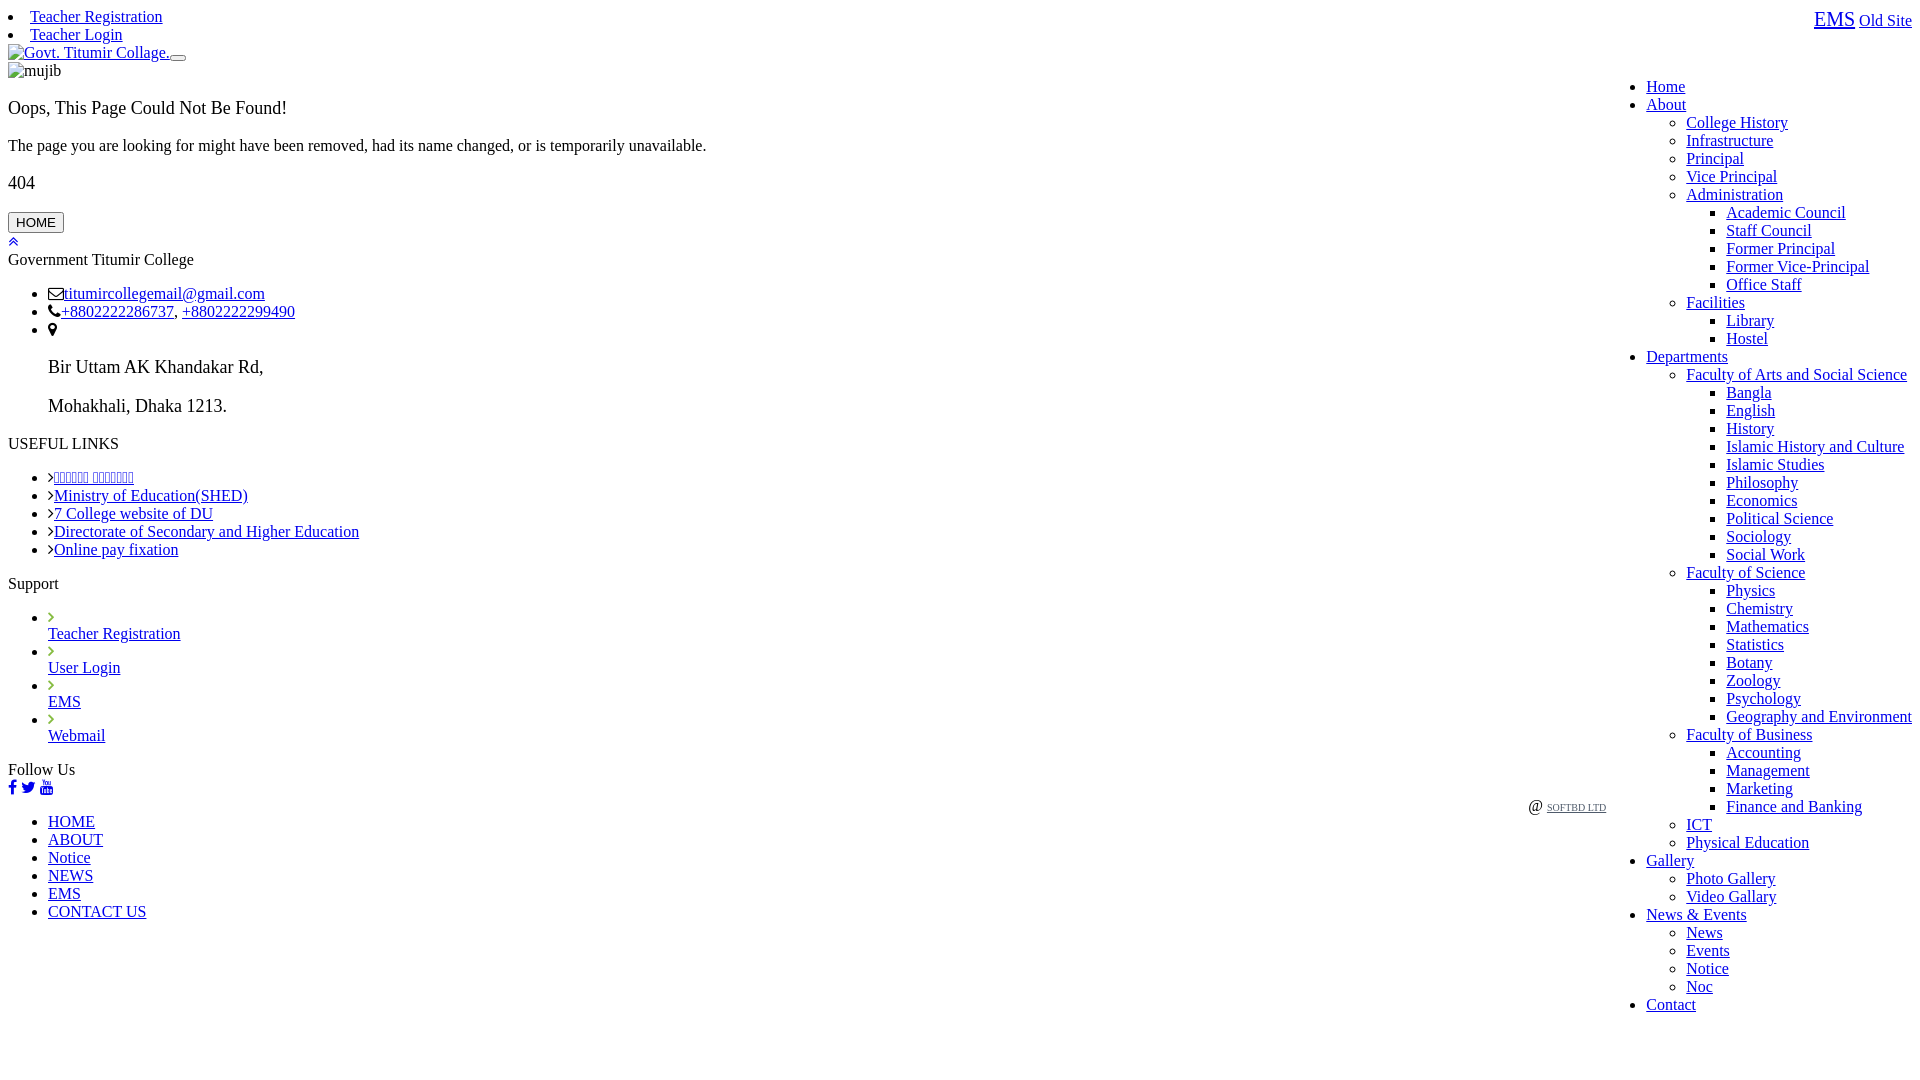  I want to click on 'HOME', so click(35, 222).